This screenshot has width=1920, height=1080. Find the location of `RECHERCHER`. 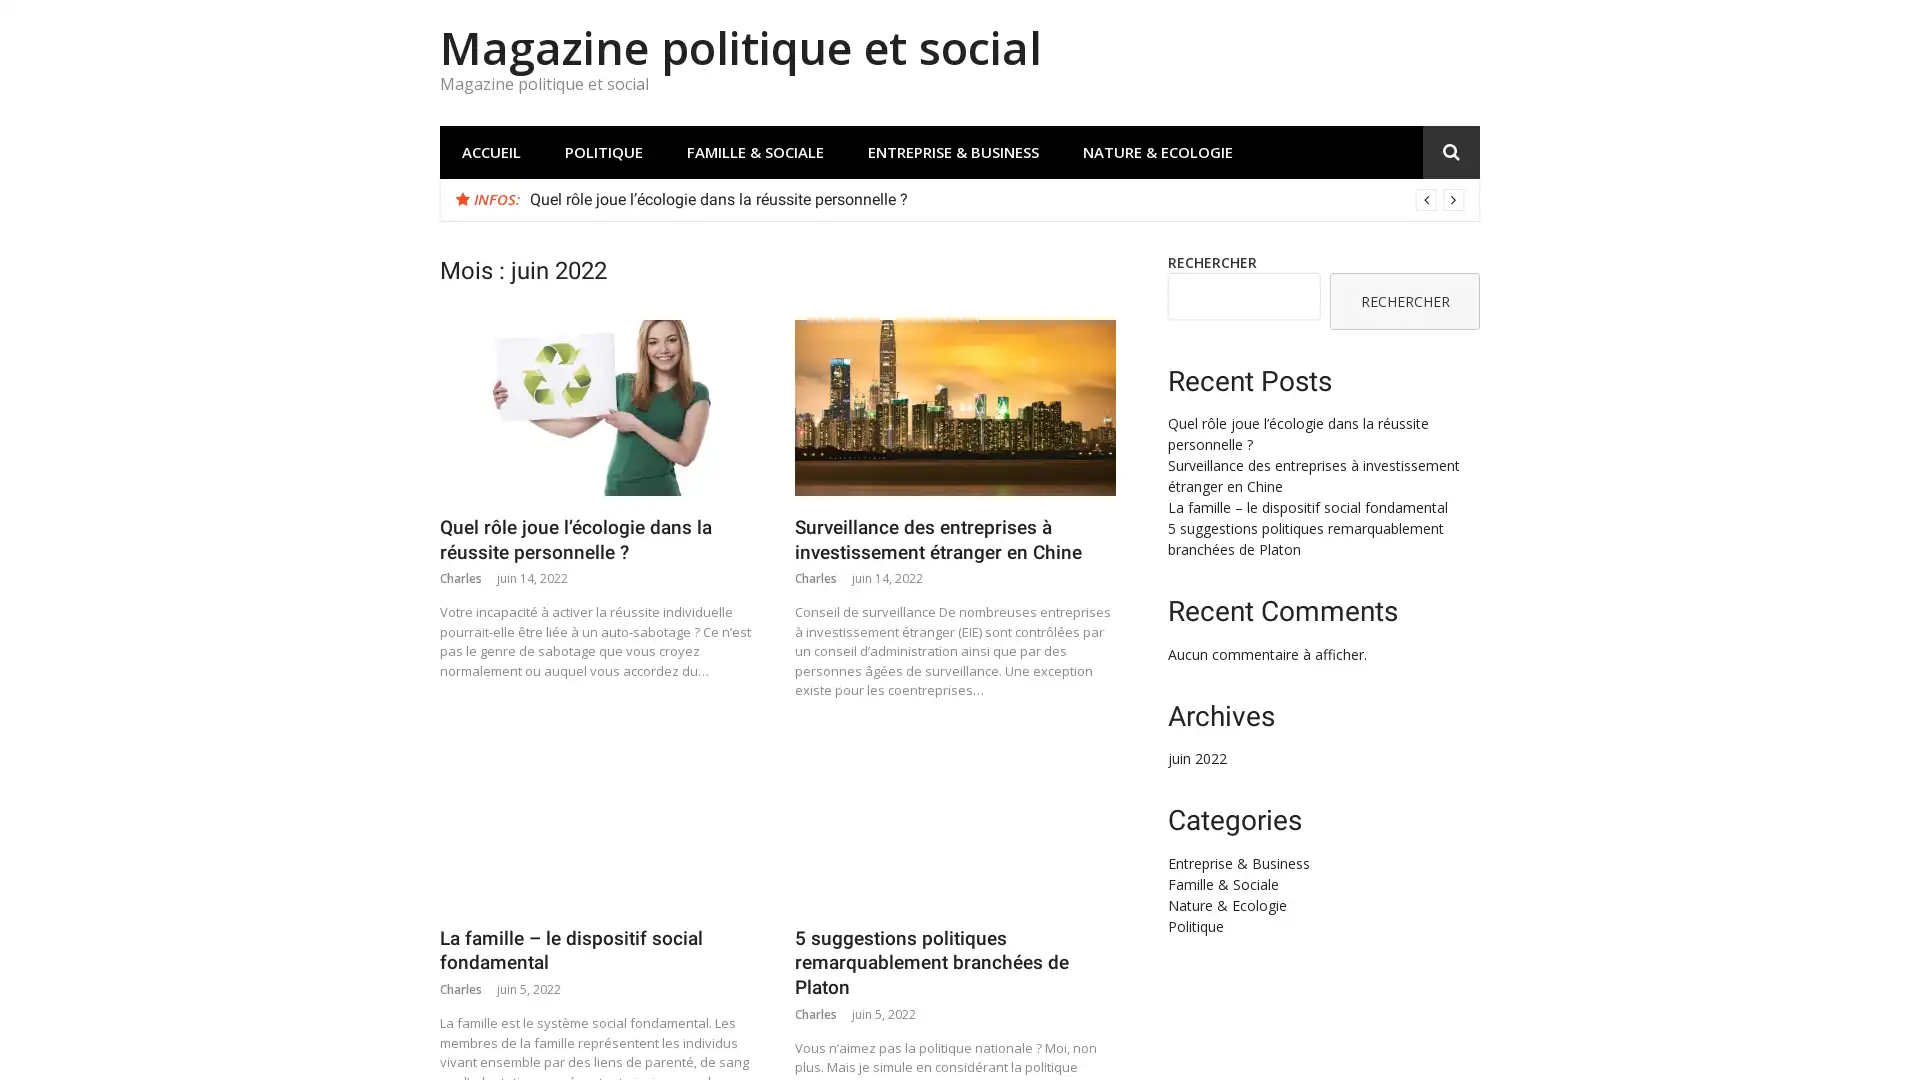

RECHERCHER is located at coordinates (1404, 300).